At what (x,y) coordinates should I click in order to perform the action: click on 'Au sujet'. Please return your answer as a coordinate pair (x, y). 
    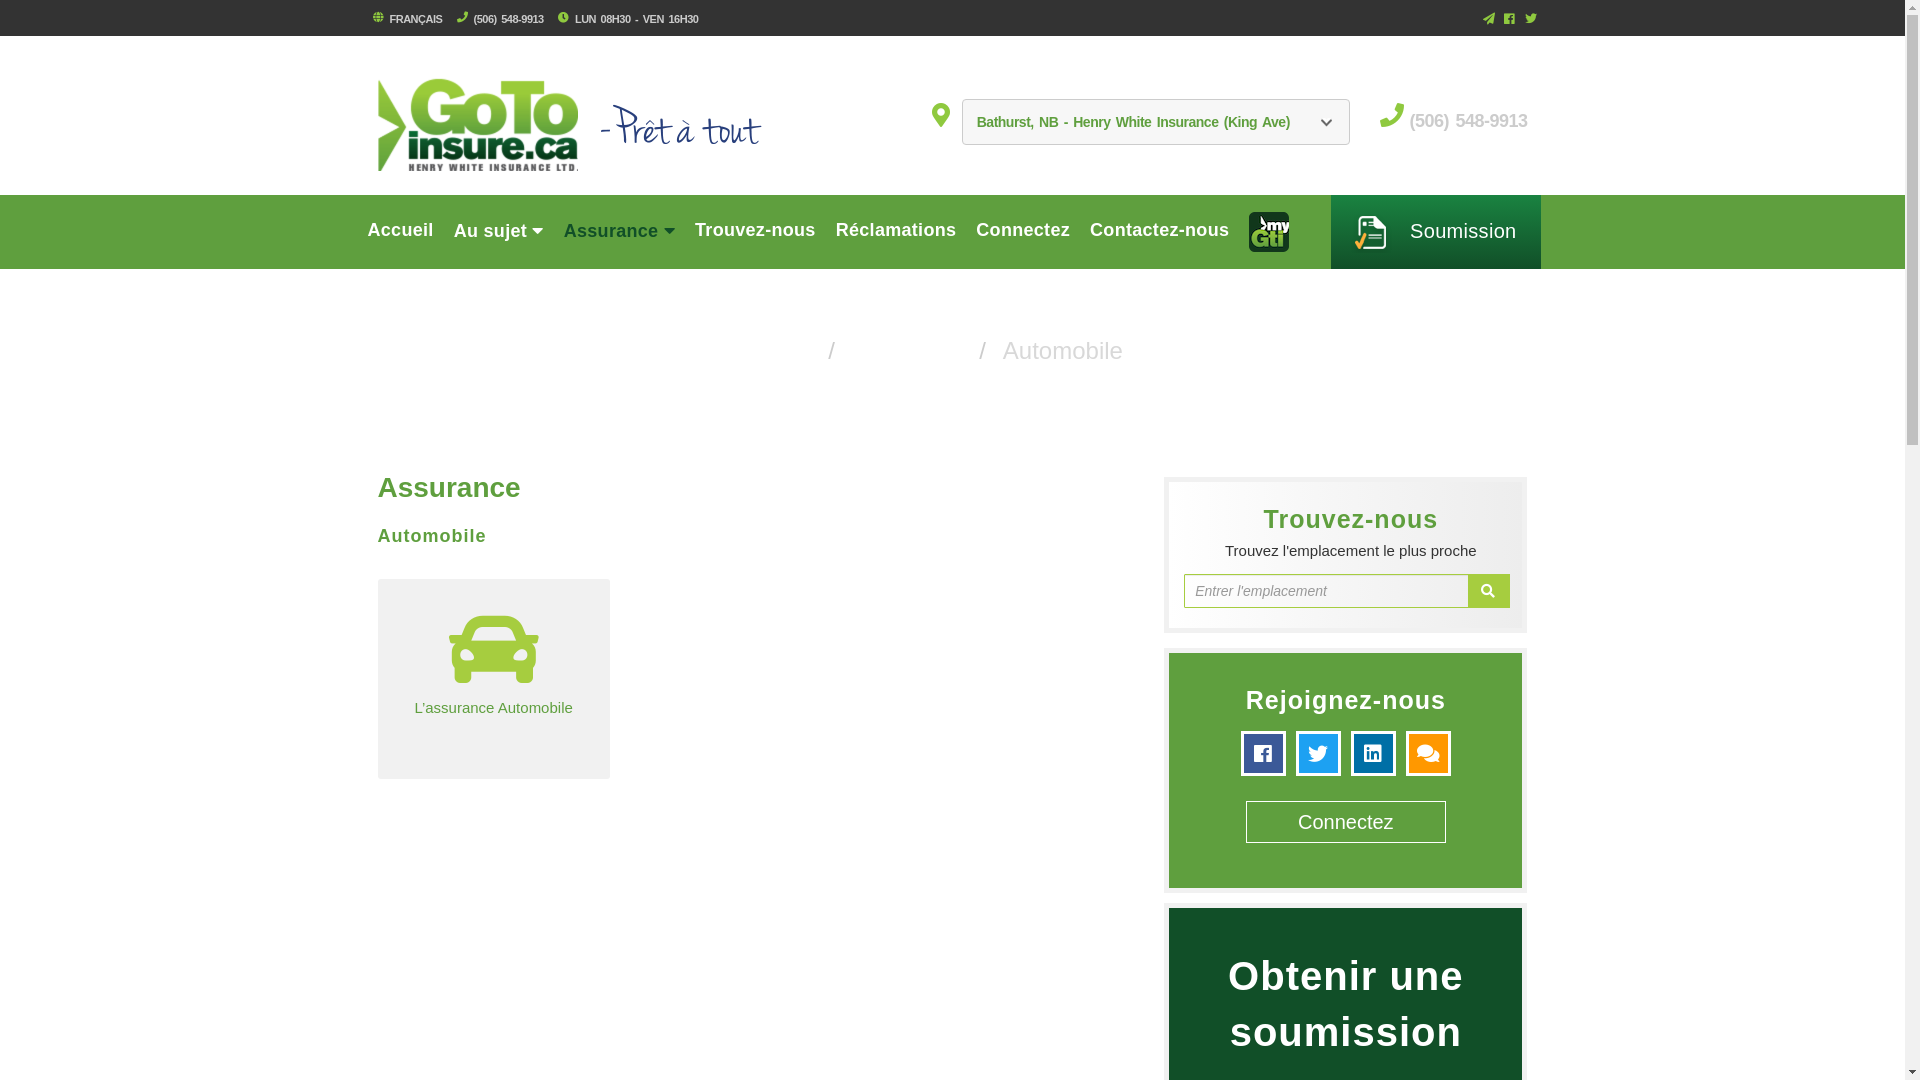
    Looking at the image, I should click on (499, 229).